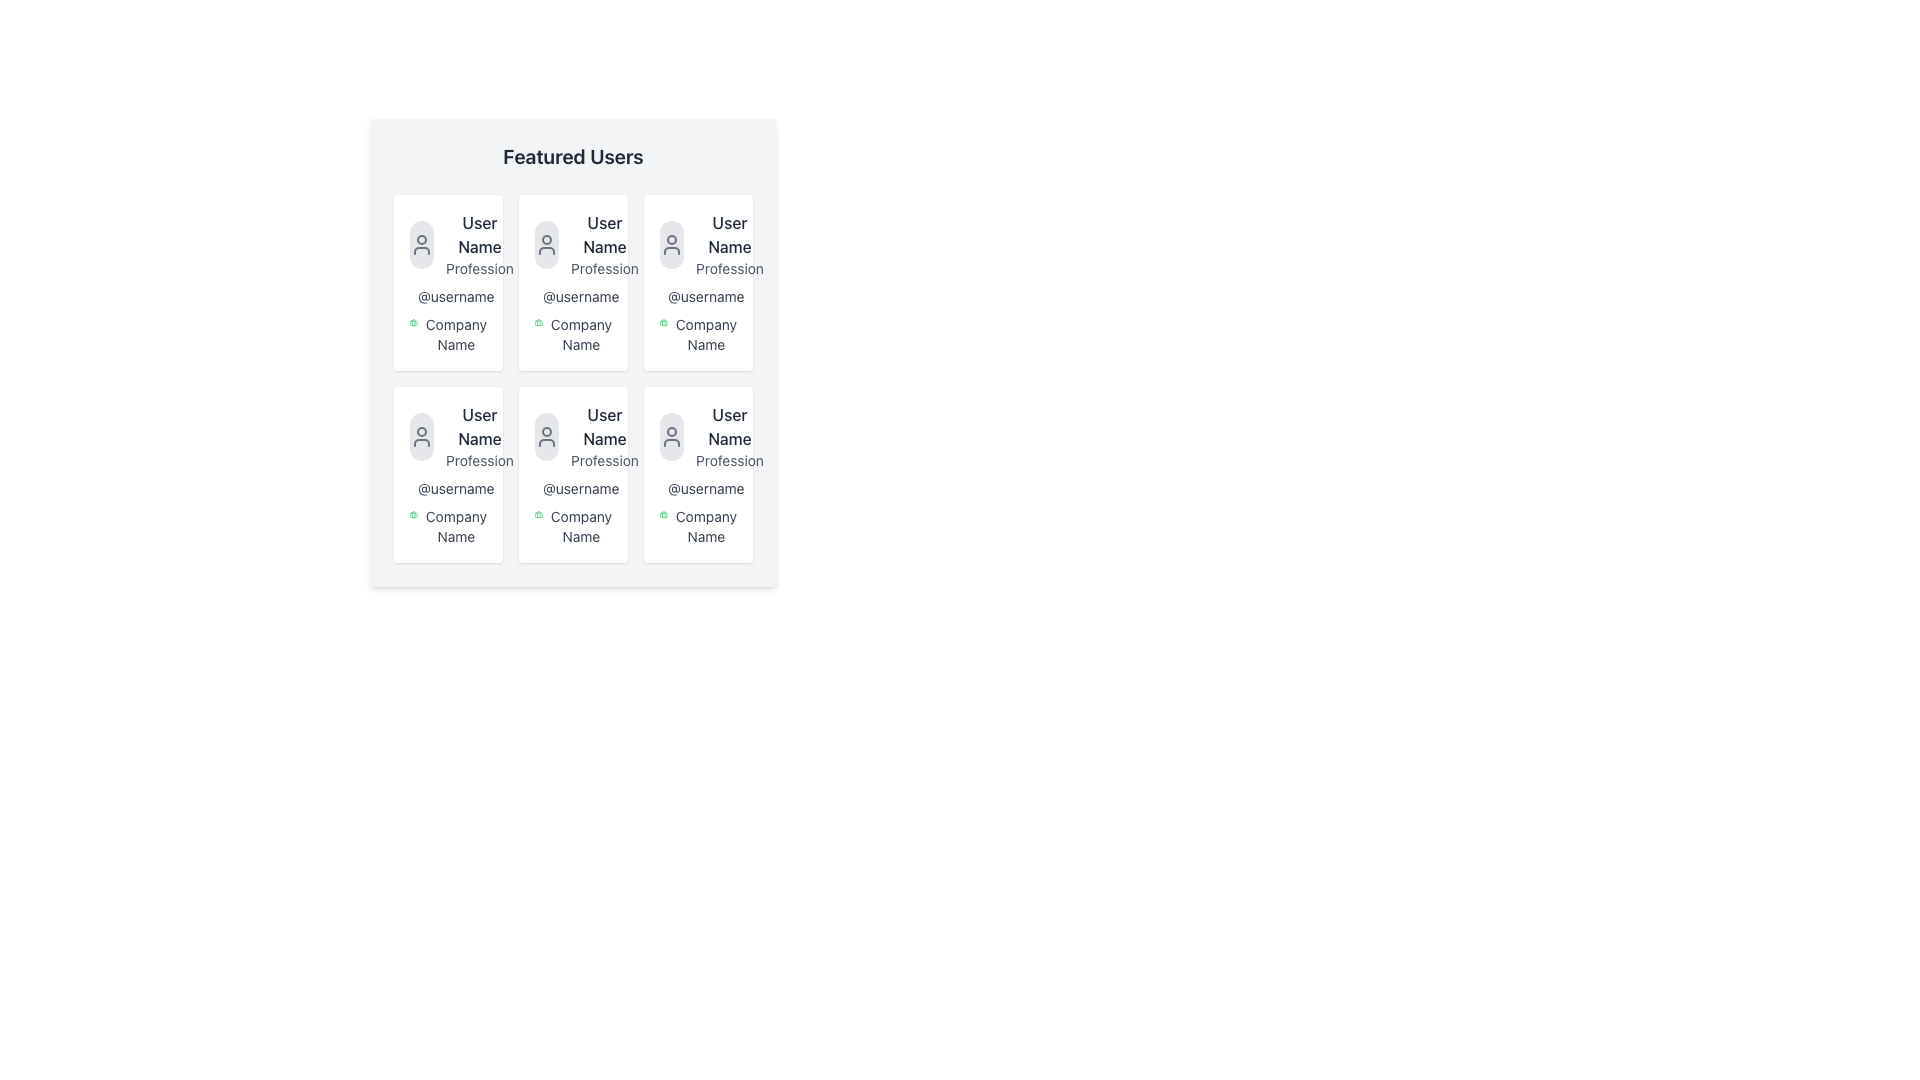 The width and height of the screenshot is (1920, 1080). Describe the element at coordinates (572, 297) in the screenshot. I see `the static text label displaying '@username' with a small icon resembling an '@' symbol preceding it, located in the second column of the first row of the user card` at that location.